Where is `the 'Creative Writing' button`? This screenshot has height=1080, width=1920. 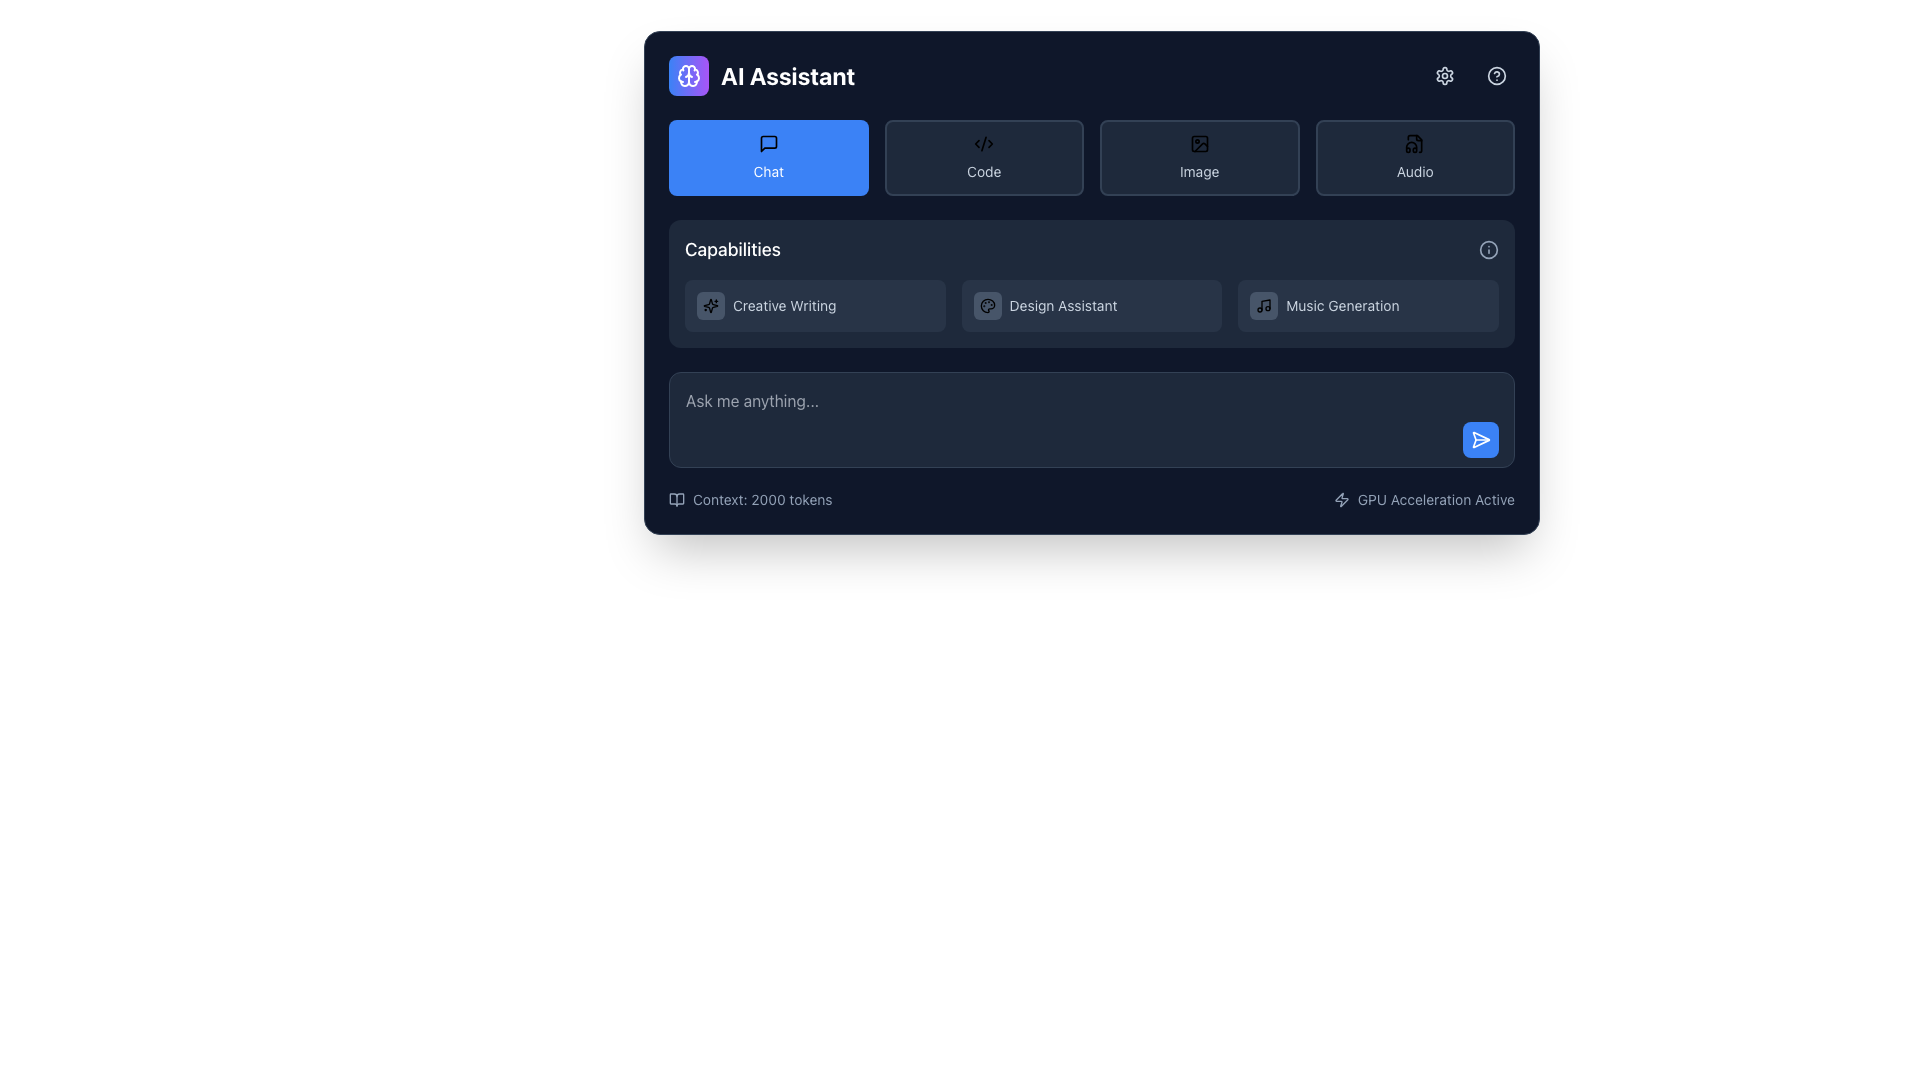 the 'Creative Writing' button is located at coordinates (815, 305).